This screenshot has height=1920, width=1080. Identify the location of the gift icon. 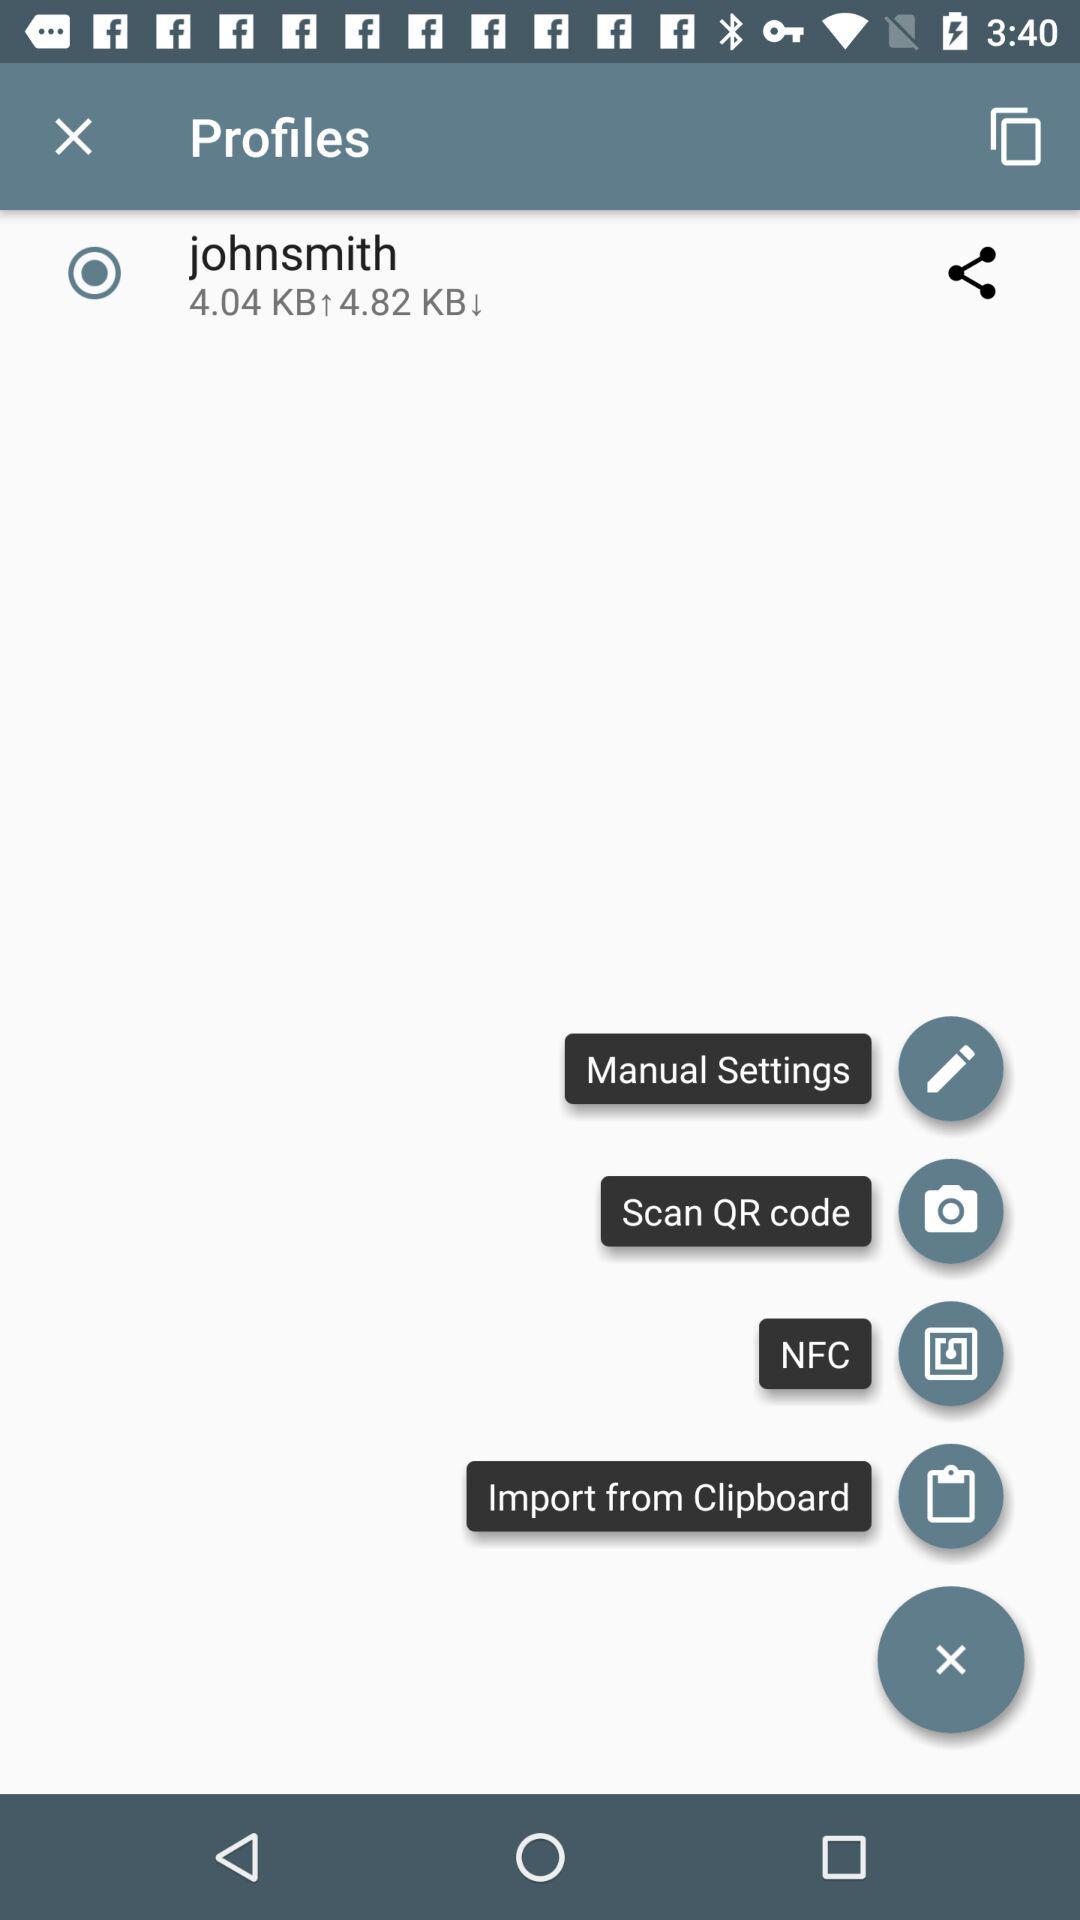
(950, 1496).